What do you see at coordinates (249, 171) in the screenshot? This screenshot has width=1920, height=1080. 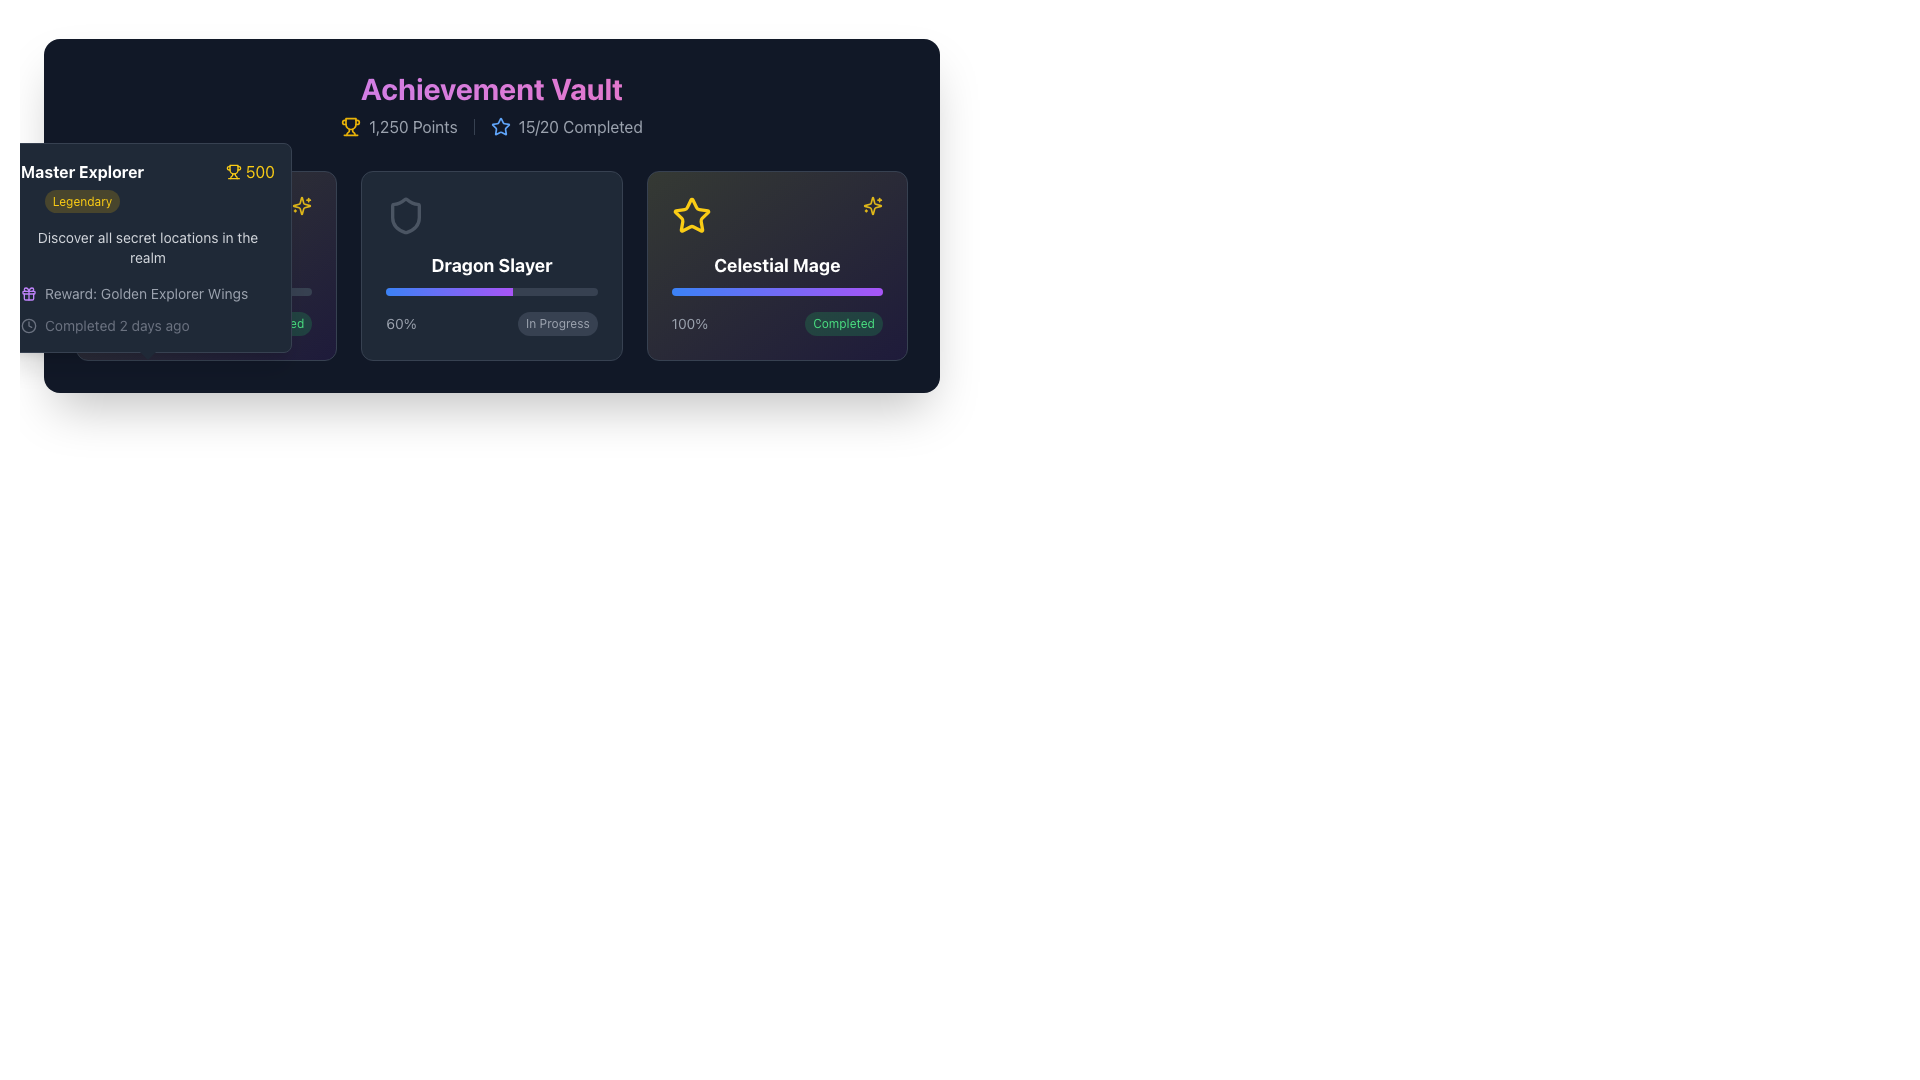 I see `the points indicator for the 'Master Explorer' achievement located in the top-right corner of the achievement card` at bounding box center [249, 171].